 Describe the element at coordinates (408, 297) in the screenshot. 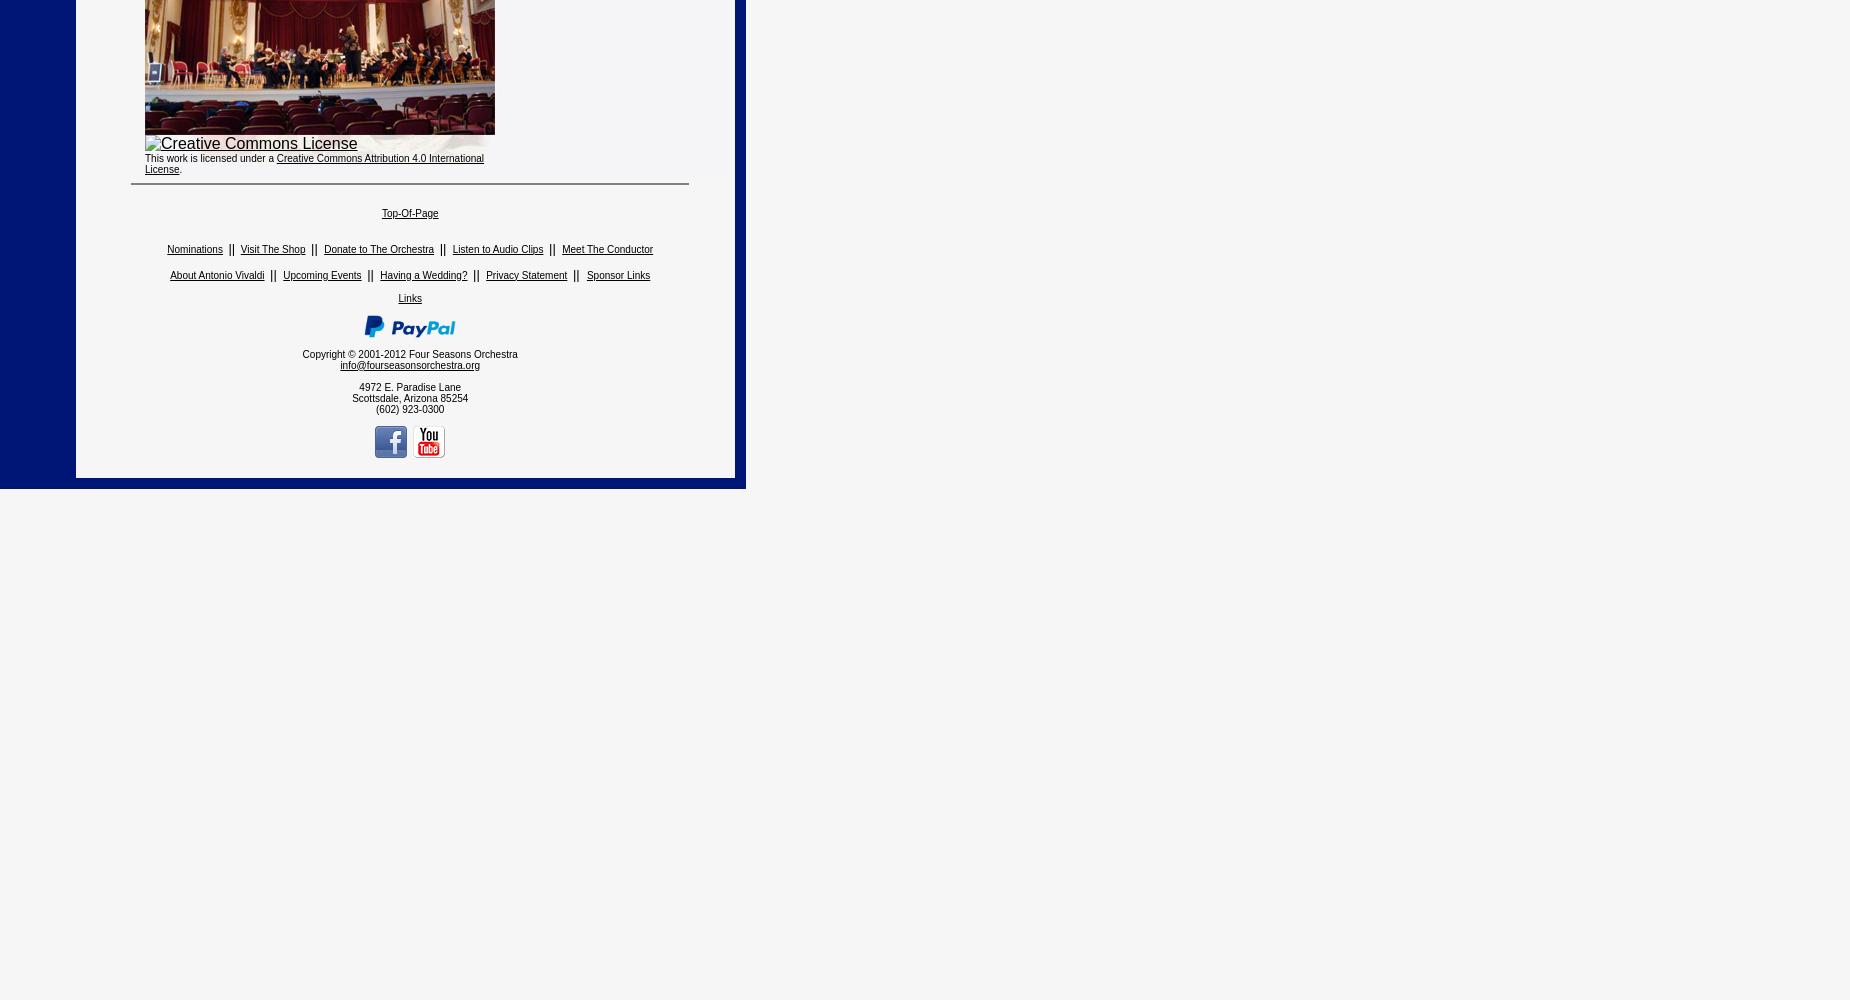

I see `'Links'` at that location.